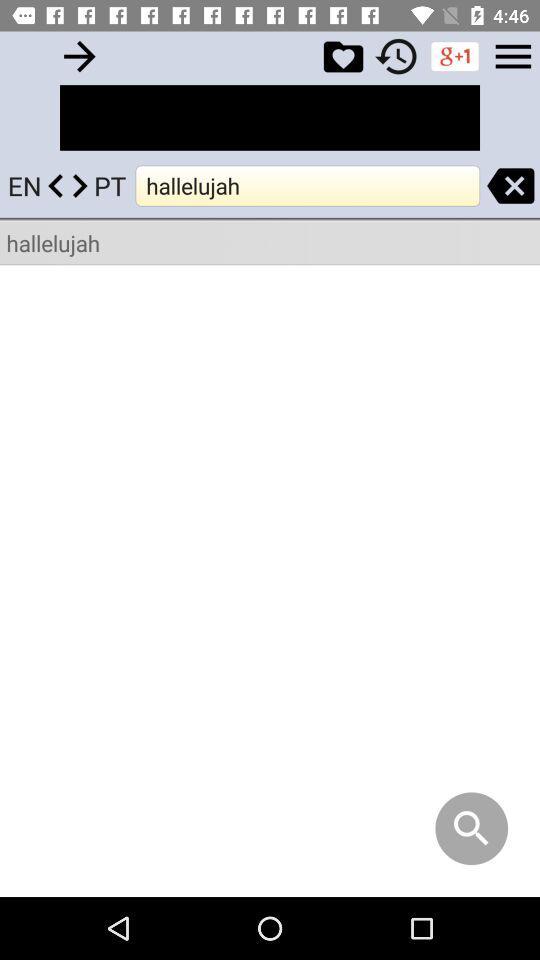  Describe the element at coordinates (342, 55) in the screenshot. I see `saved files` at that location.